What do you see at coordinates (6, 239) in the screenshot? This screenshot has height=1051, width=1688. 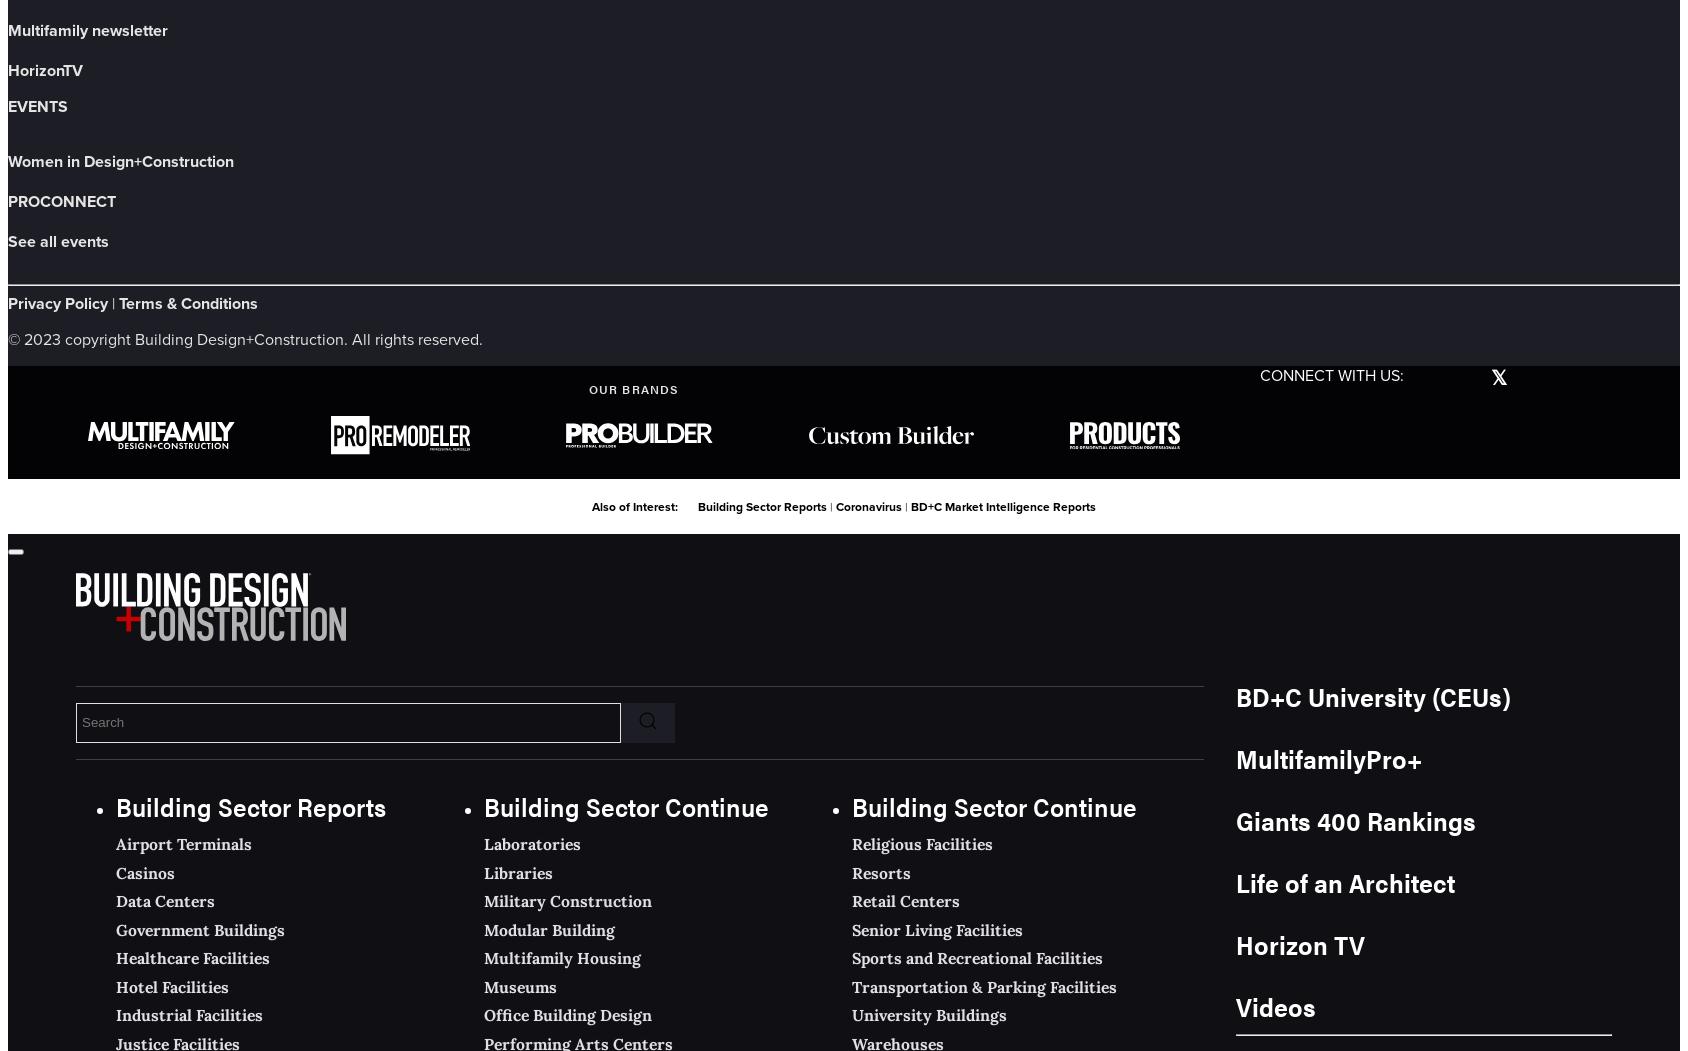 I see `'See all events'` at bounding box center [6, 239].